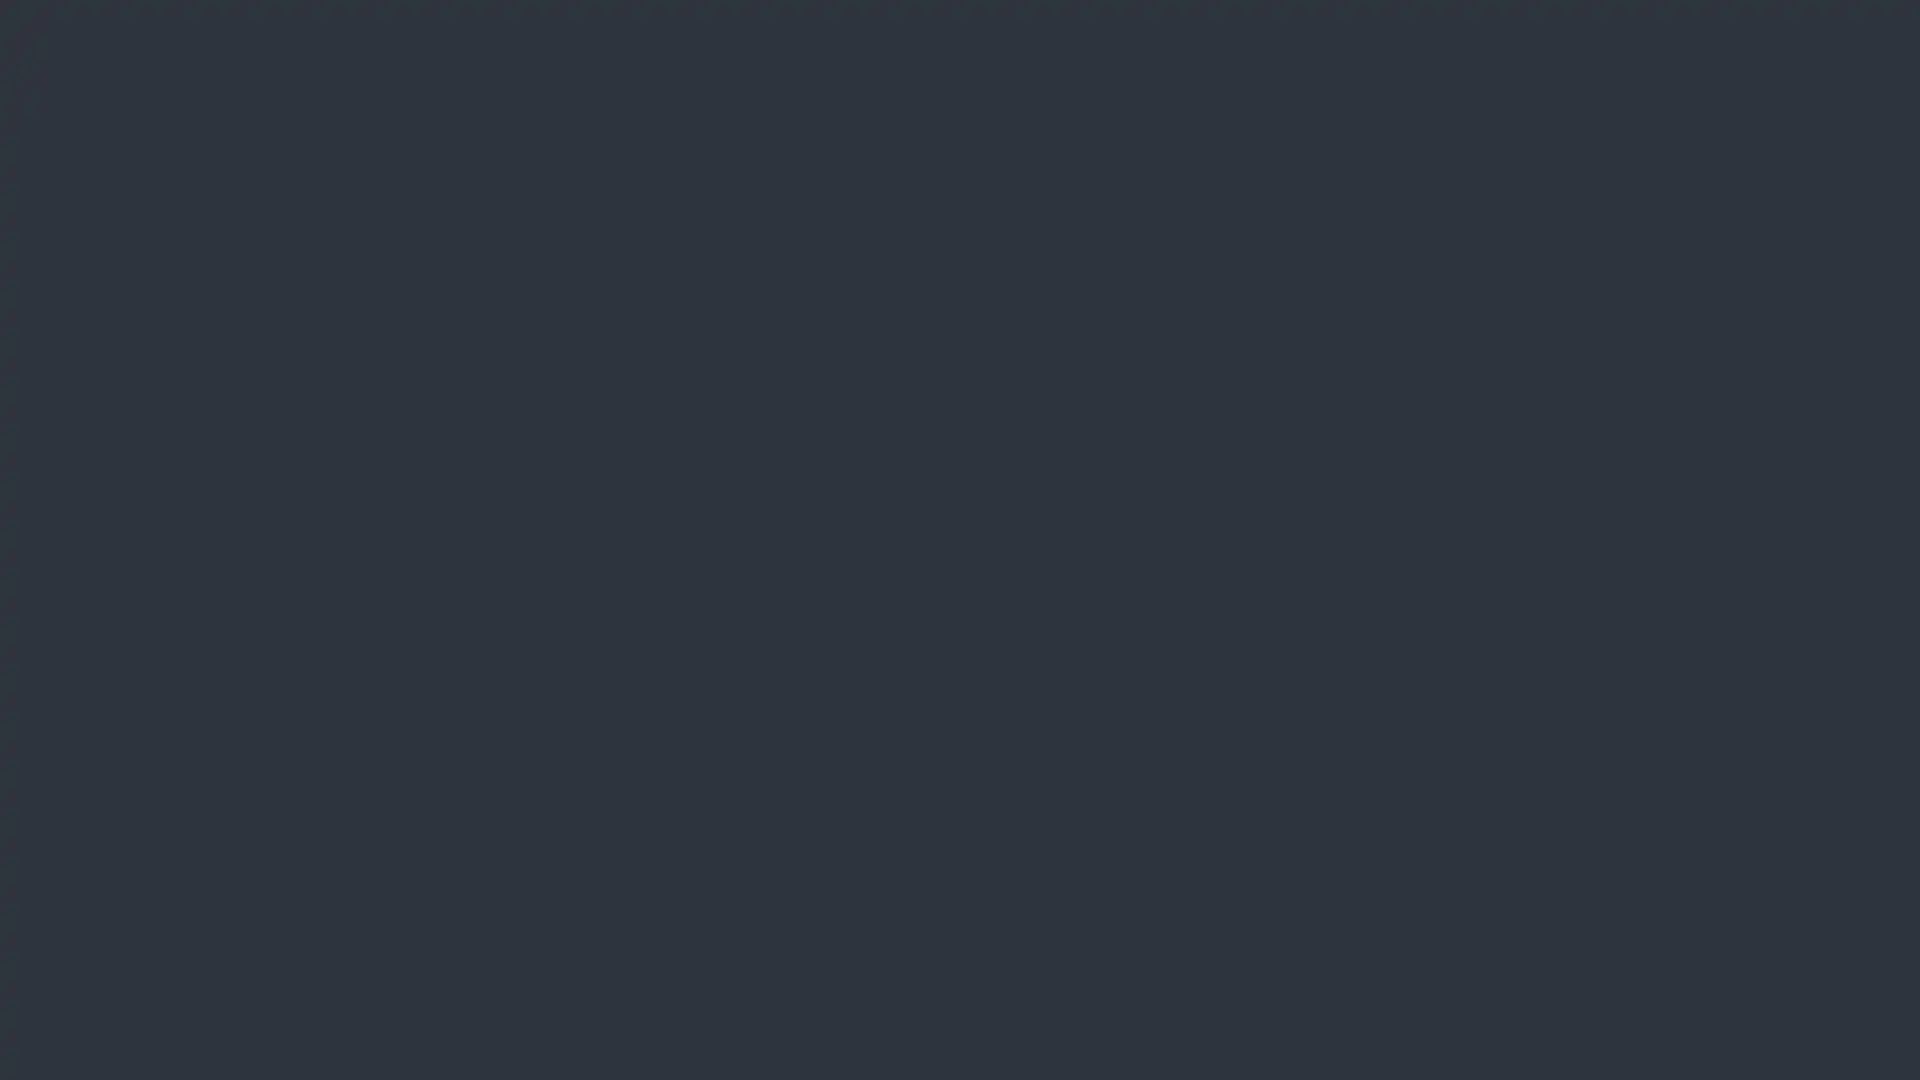  I want to click on Forgot your password?, so click(960, 623).